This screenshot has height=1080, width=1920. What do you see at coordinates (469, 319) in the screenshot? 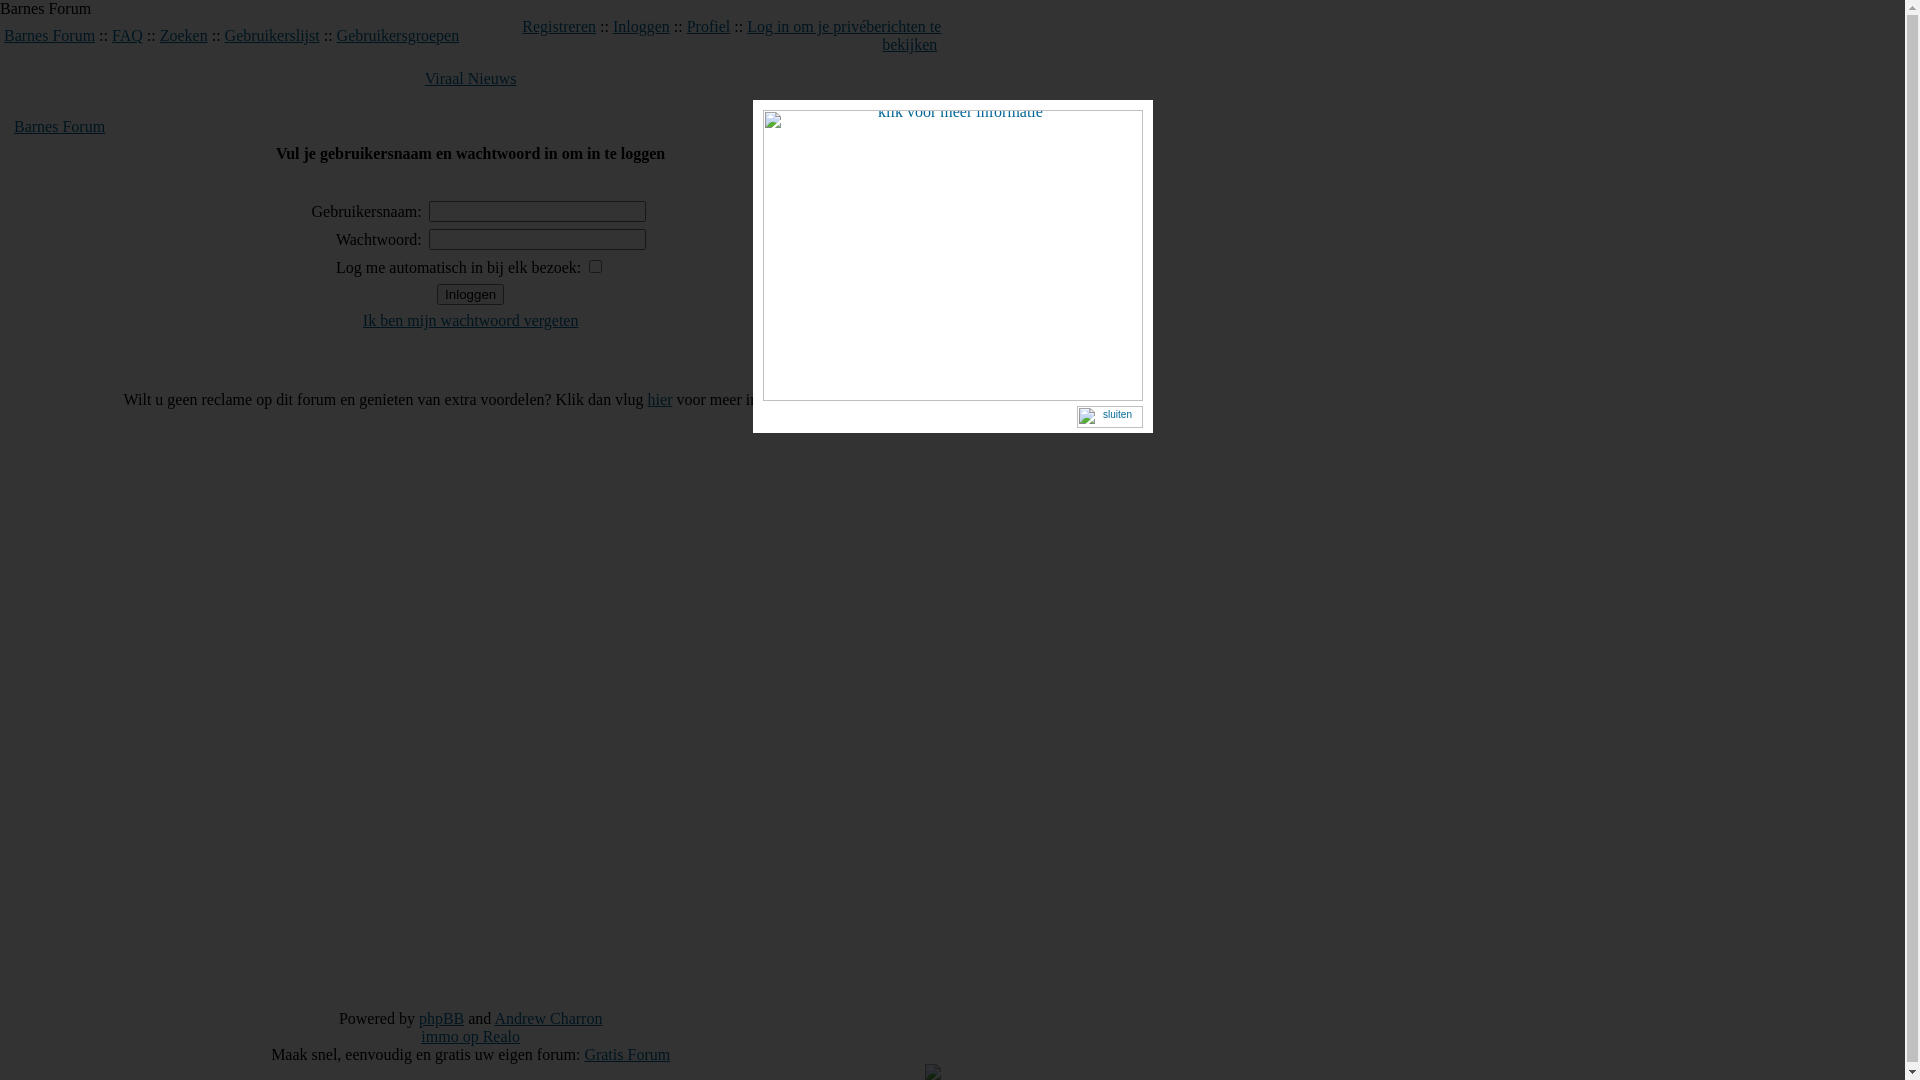
I see `'Ik ben mijn wachtwoord vergeten'` at bounding box center [469, 319].